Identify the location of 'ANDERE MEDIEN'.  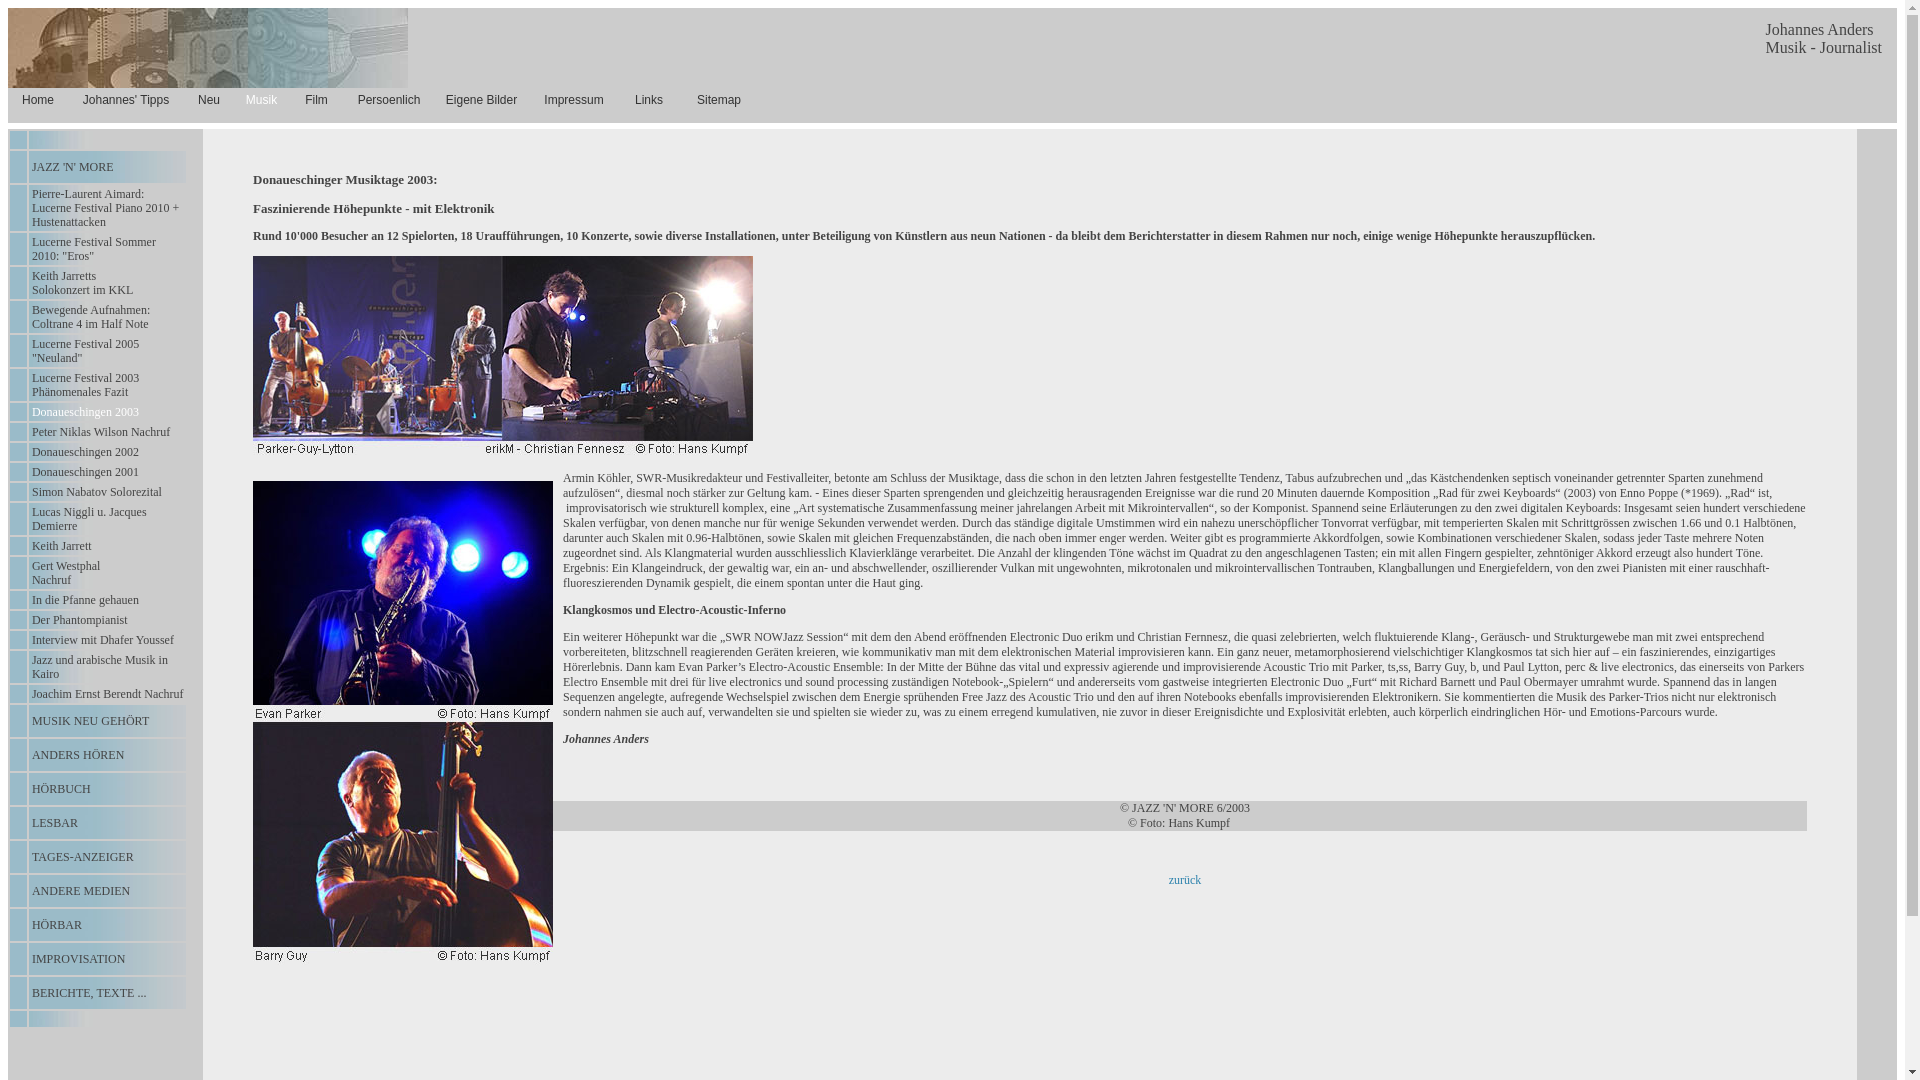
(80, 890).